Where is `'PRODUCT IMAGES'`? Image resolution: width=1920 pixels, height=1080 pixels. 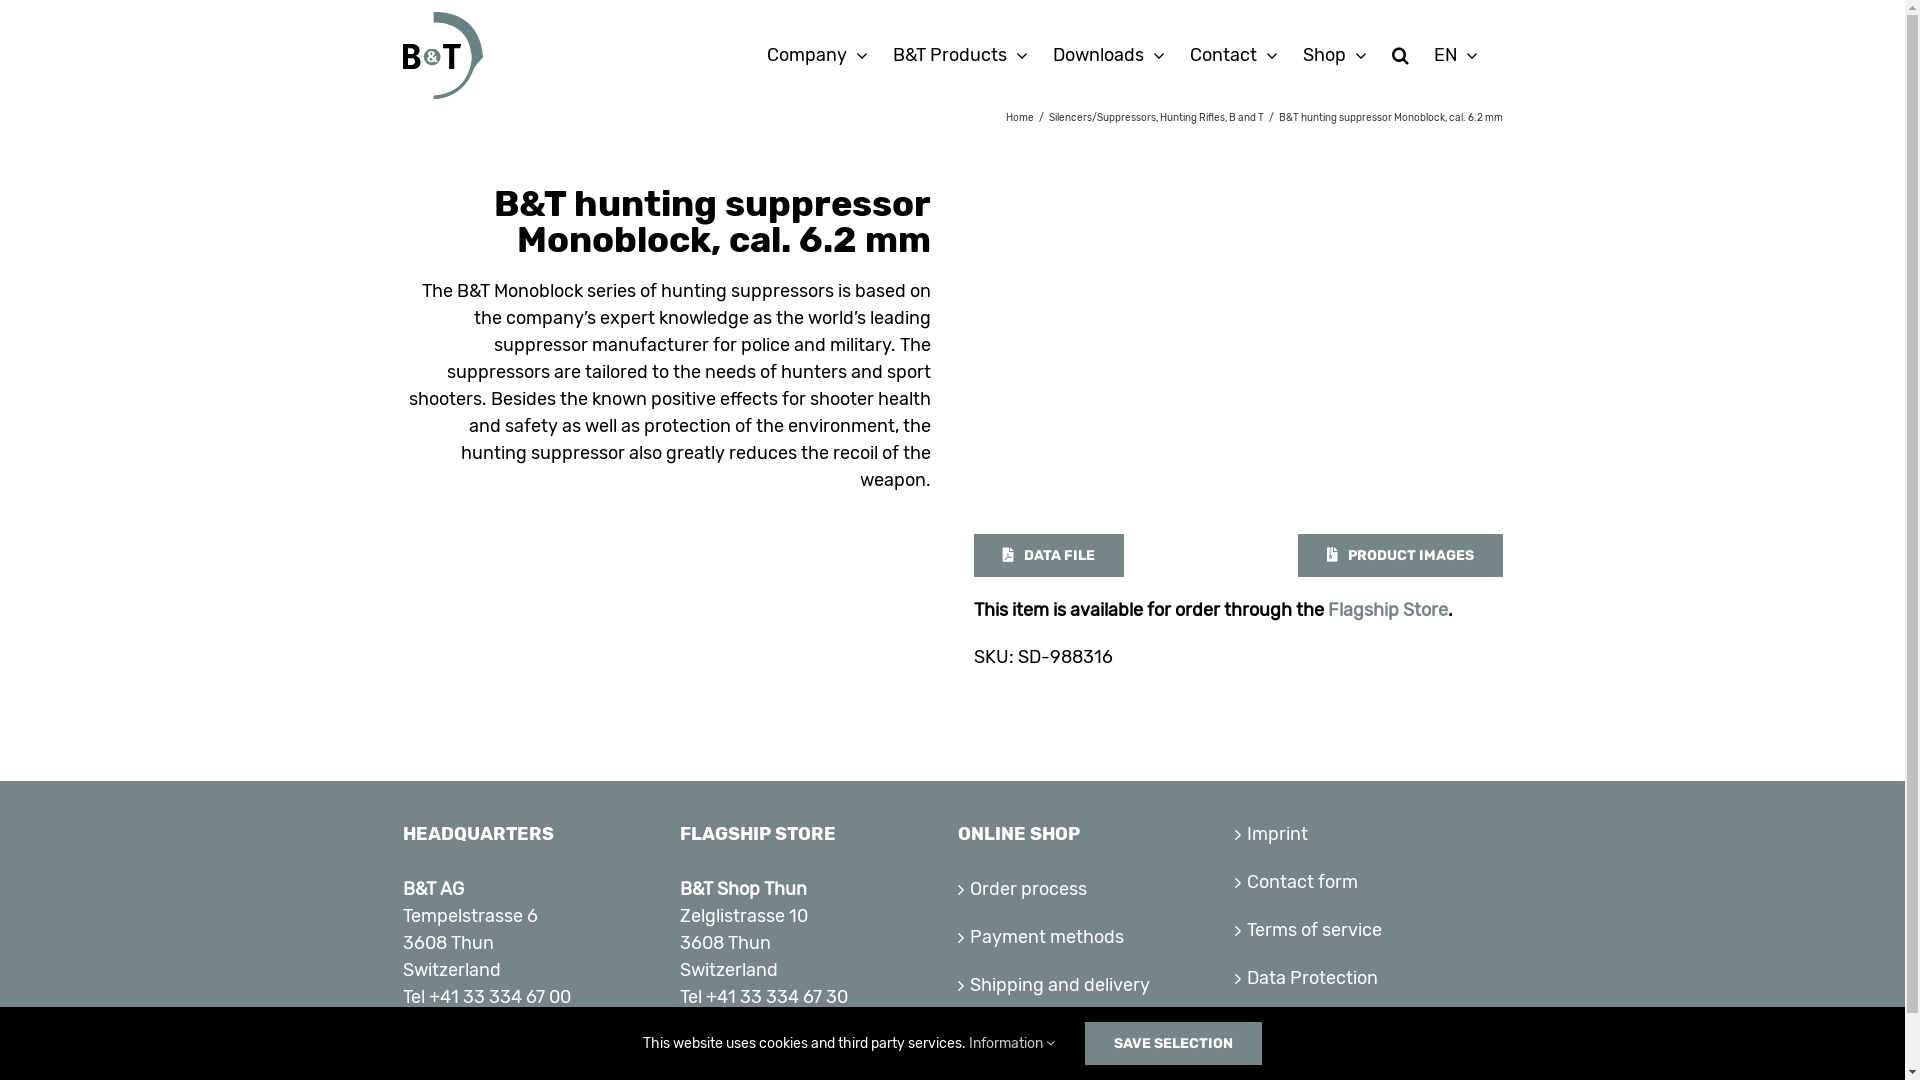
'PRODUCT IMAGES' is located at coordinates (1399, 555).